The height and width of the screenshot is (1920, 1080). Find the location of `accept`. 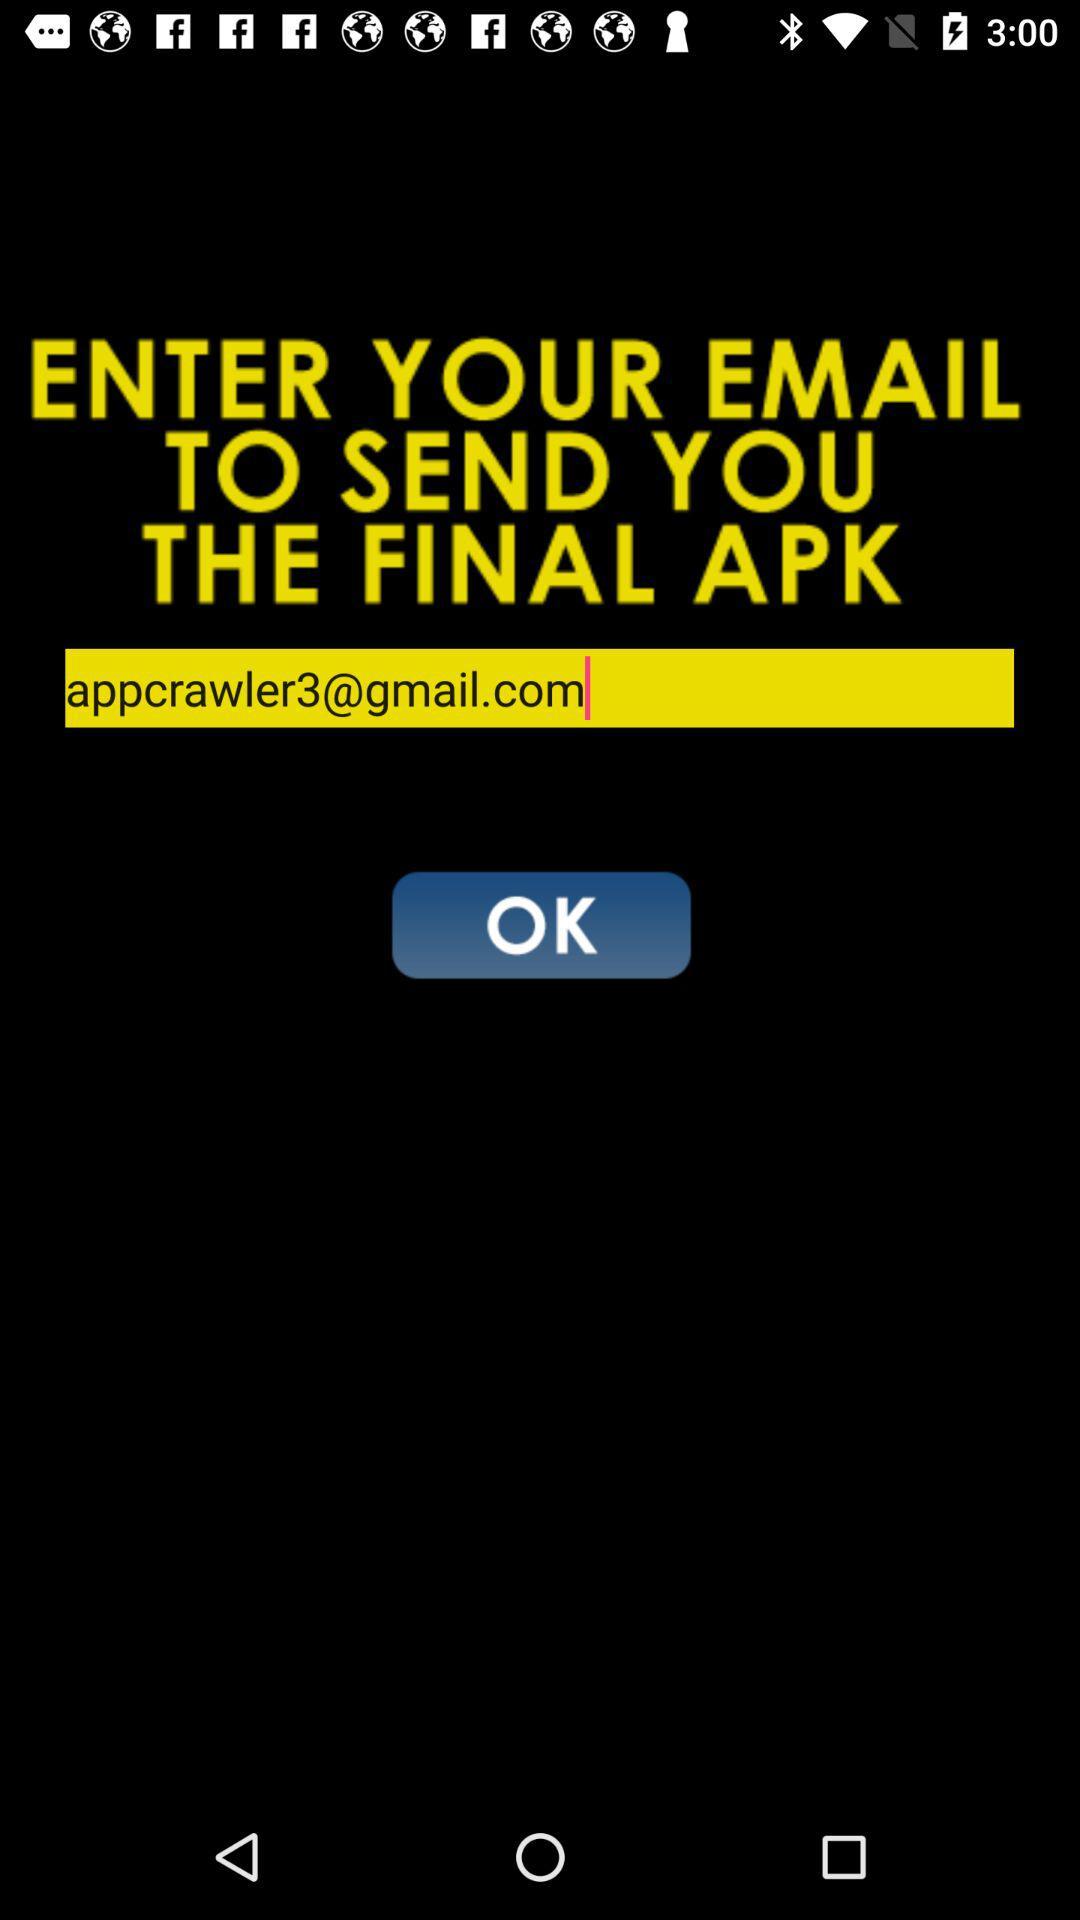

accept is located at coordinates (540, 923).